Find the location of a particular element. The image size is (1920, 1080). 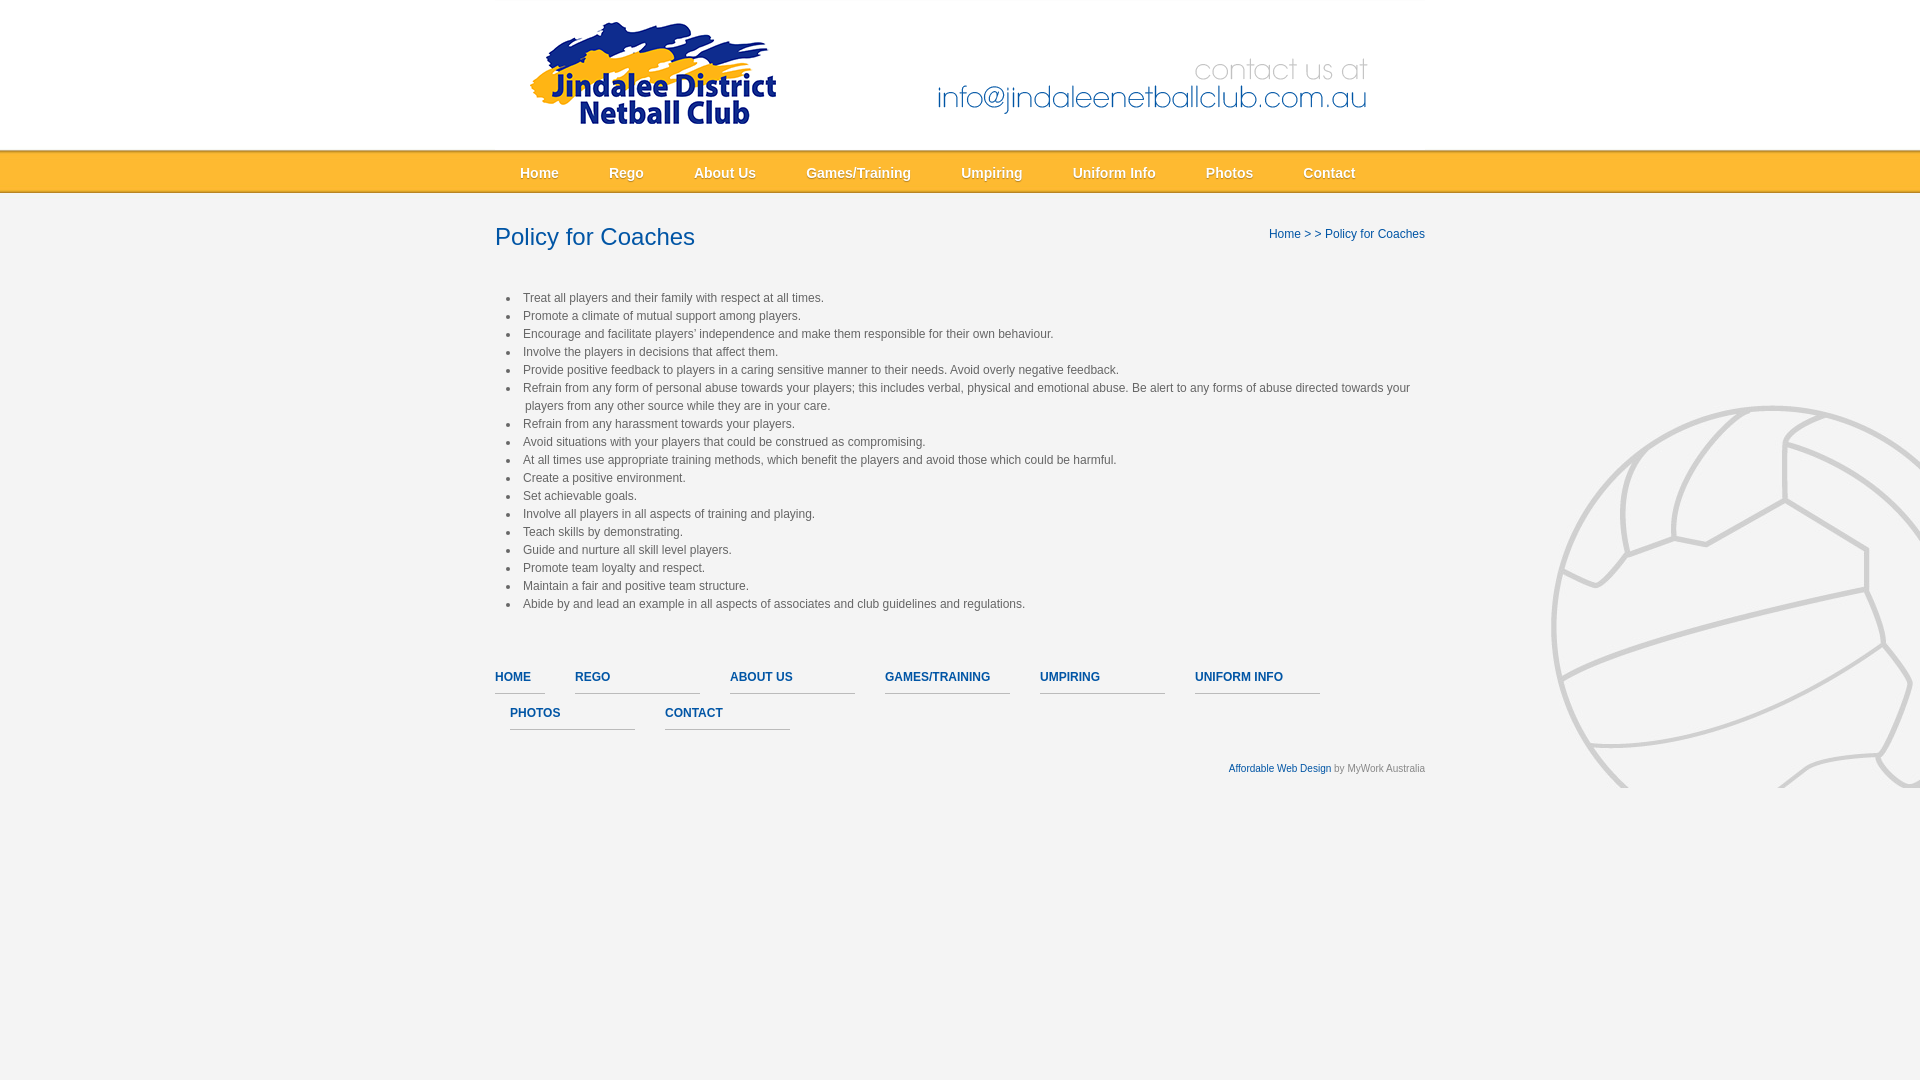

'Home' is located at coordinates (1285, 233).